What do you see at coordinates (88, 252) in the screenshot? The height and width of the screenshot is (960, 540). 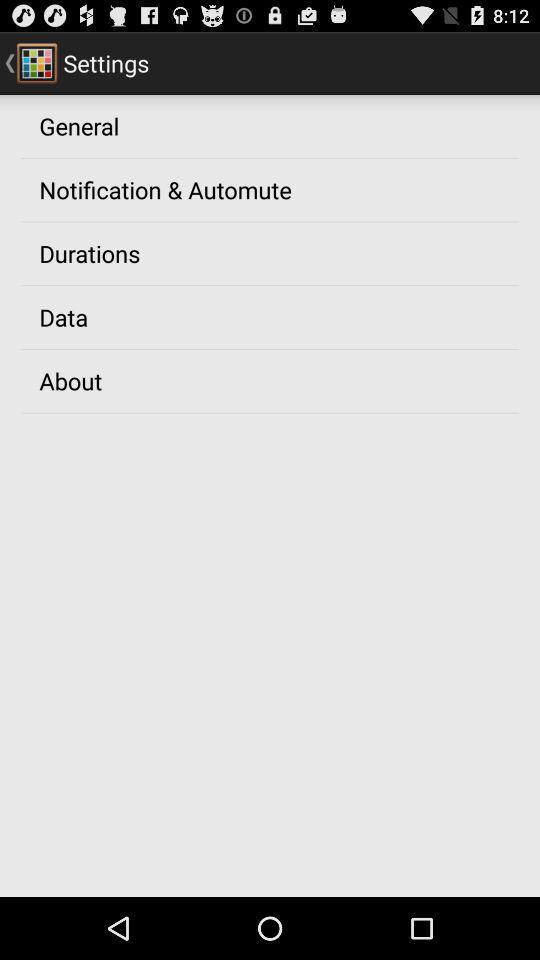 I see `the durations item` at bounding box center [88, 252].